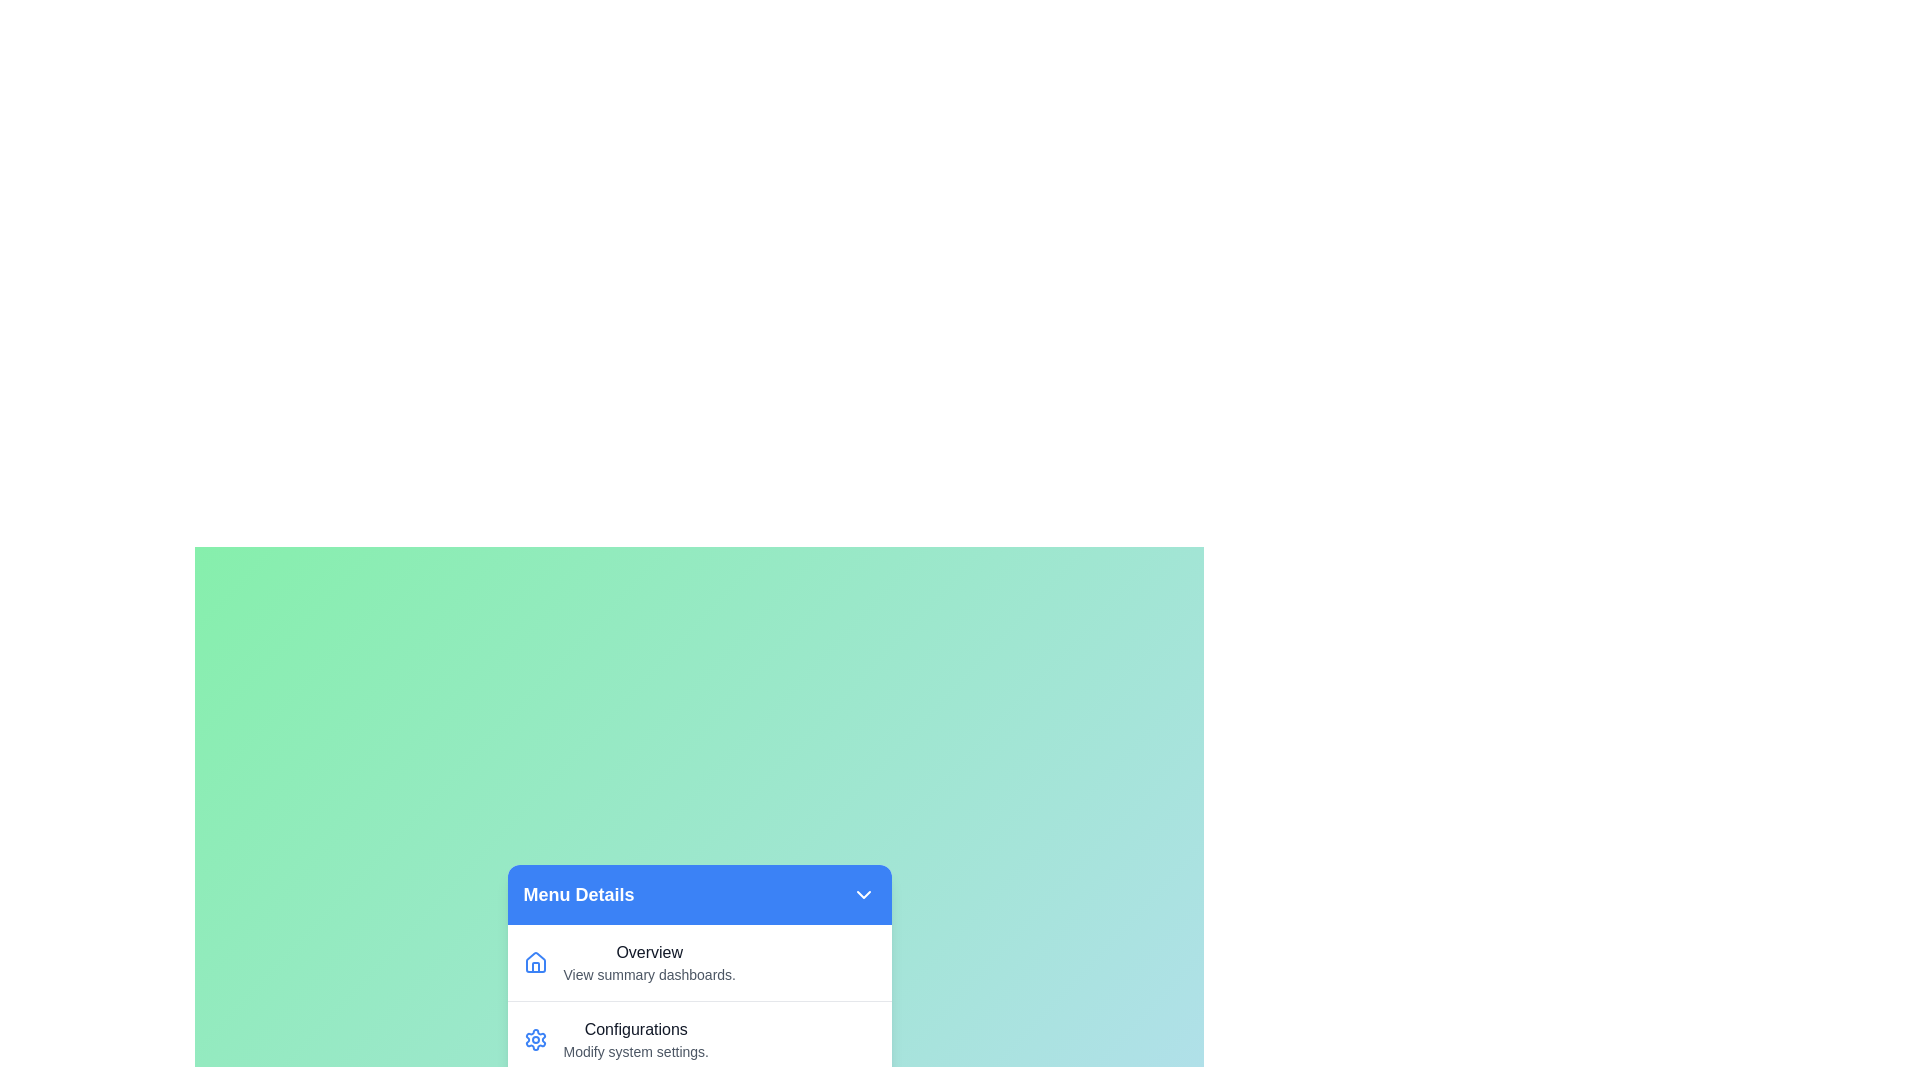 The height and width of the screenshot is (1080, 1920). Describe the element at coordinates (535, 1039) in the screenshot. I see `the icon corresponding to the menu item Configurations` at that location.